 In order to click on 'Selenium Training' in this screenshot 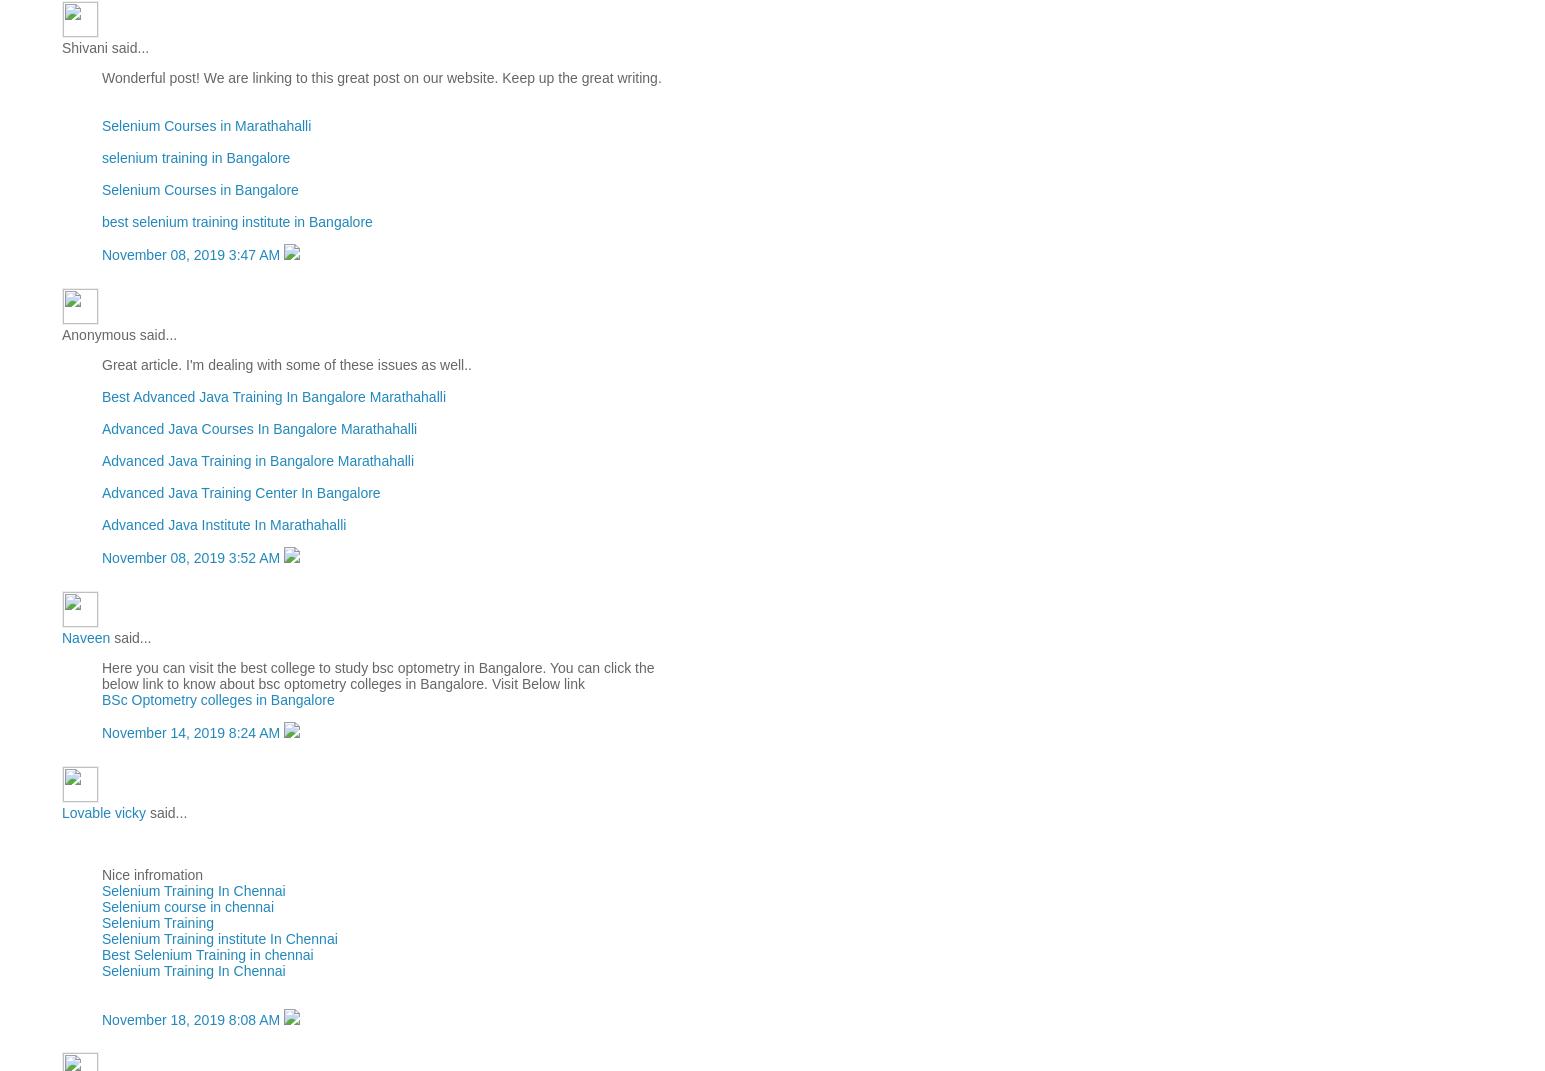, I will do `click(158, 921)`.